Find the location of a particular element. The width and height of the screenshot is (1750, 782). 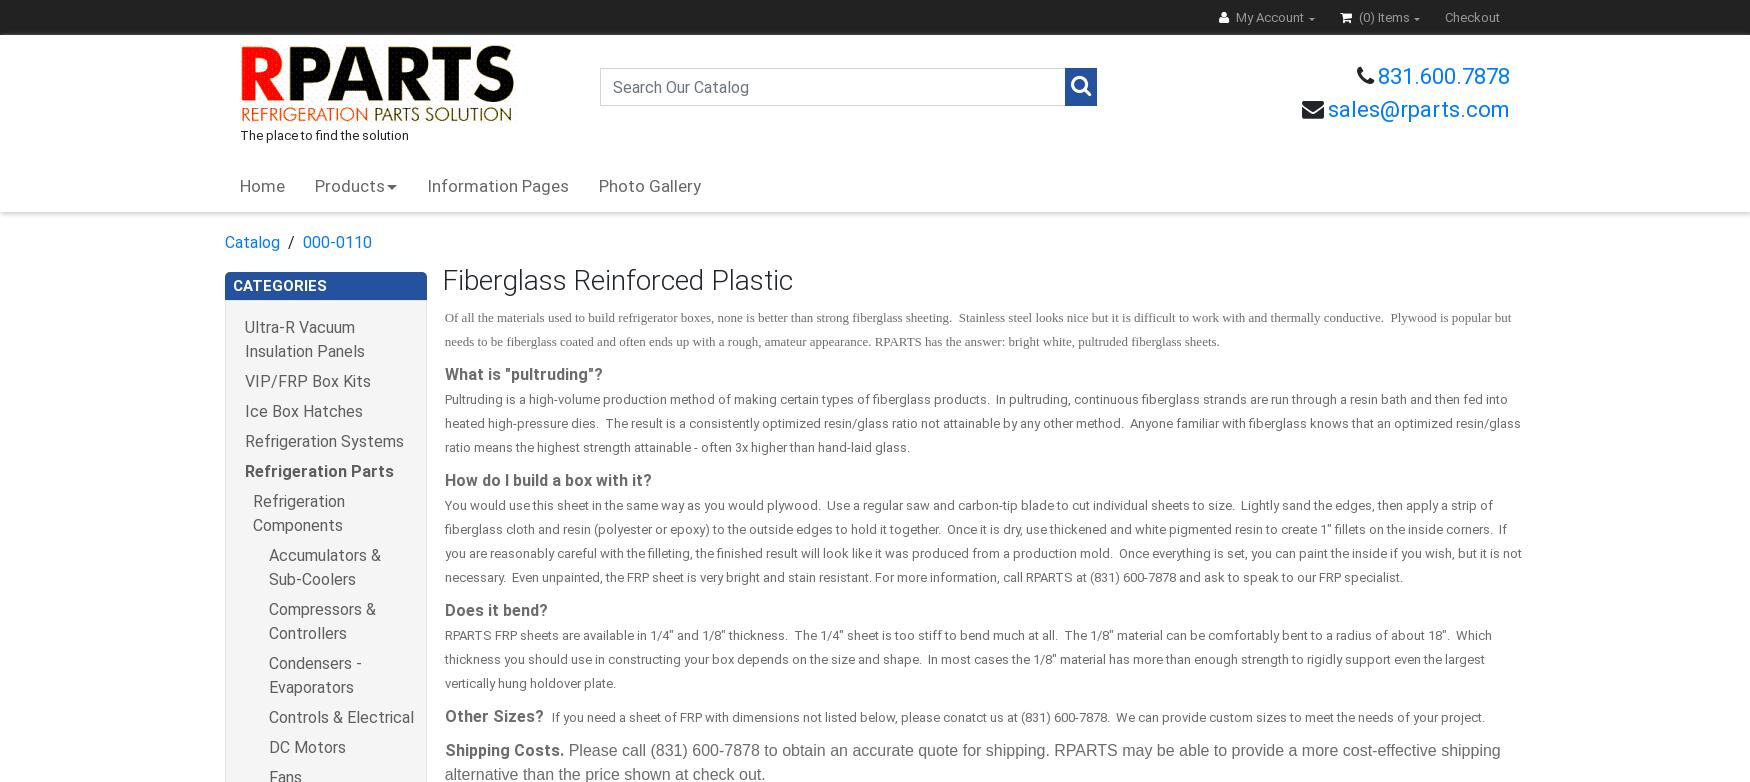

'Controls & Electrical' is located at coordinates (267, 716).